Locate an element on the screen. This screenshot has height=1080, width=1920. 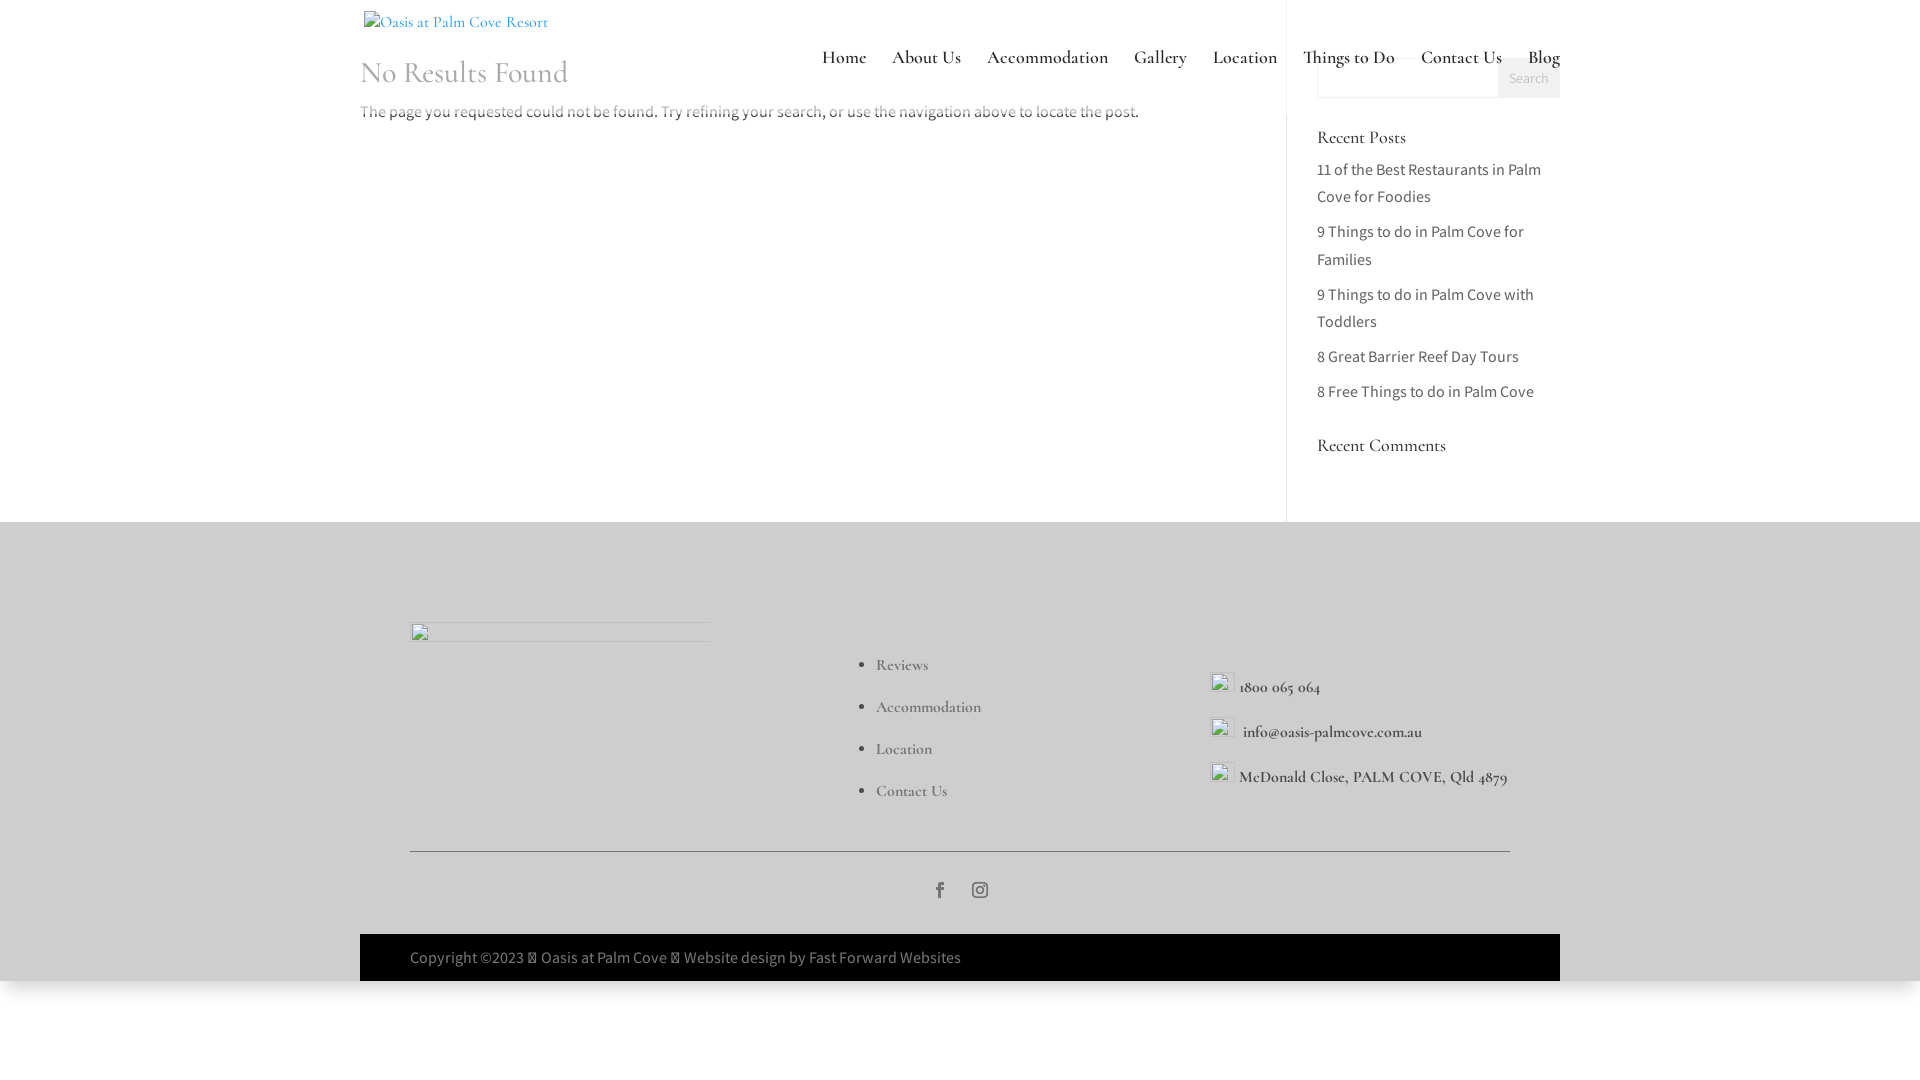
'About Us' is located at coordinates (925, 80).